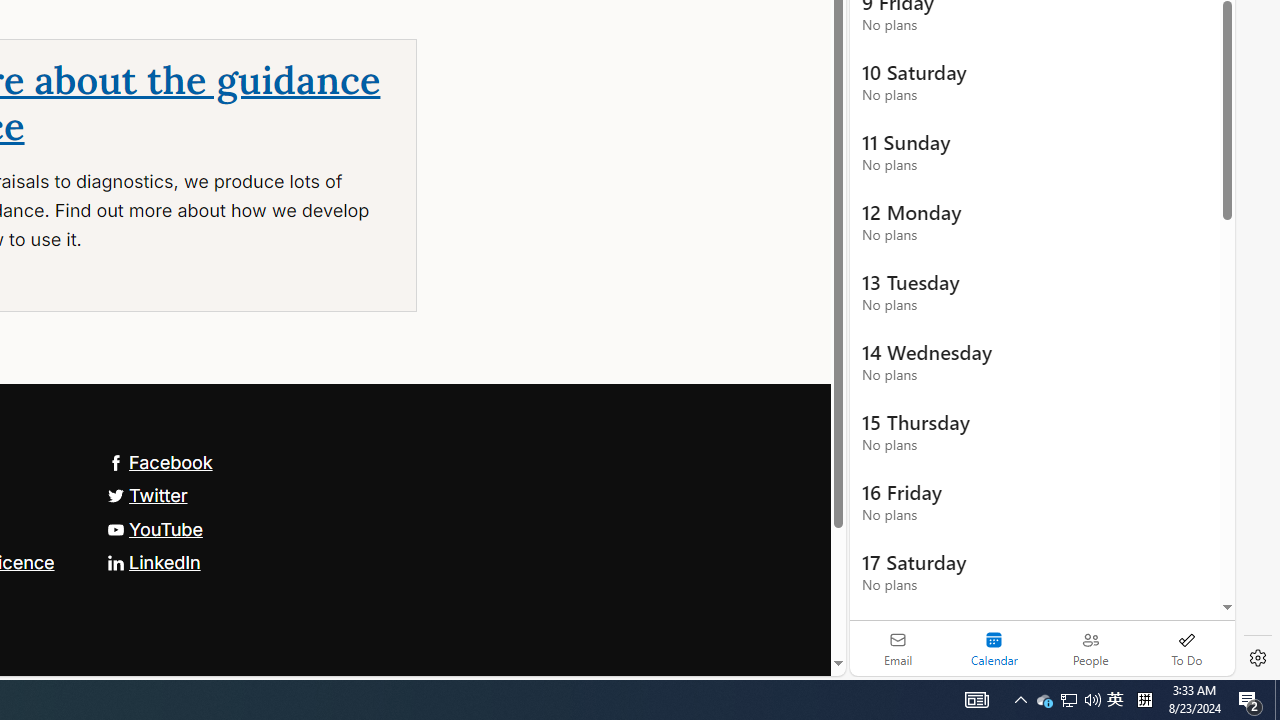 The image size is (1280, 720). Describe the element at coordinates (897, 648) in the screenshot. I see `'Email'` at that location.